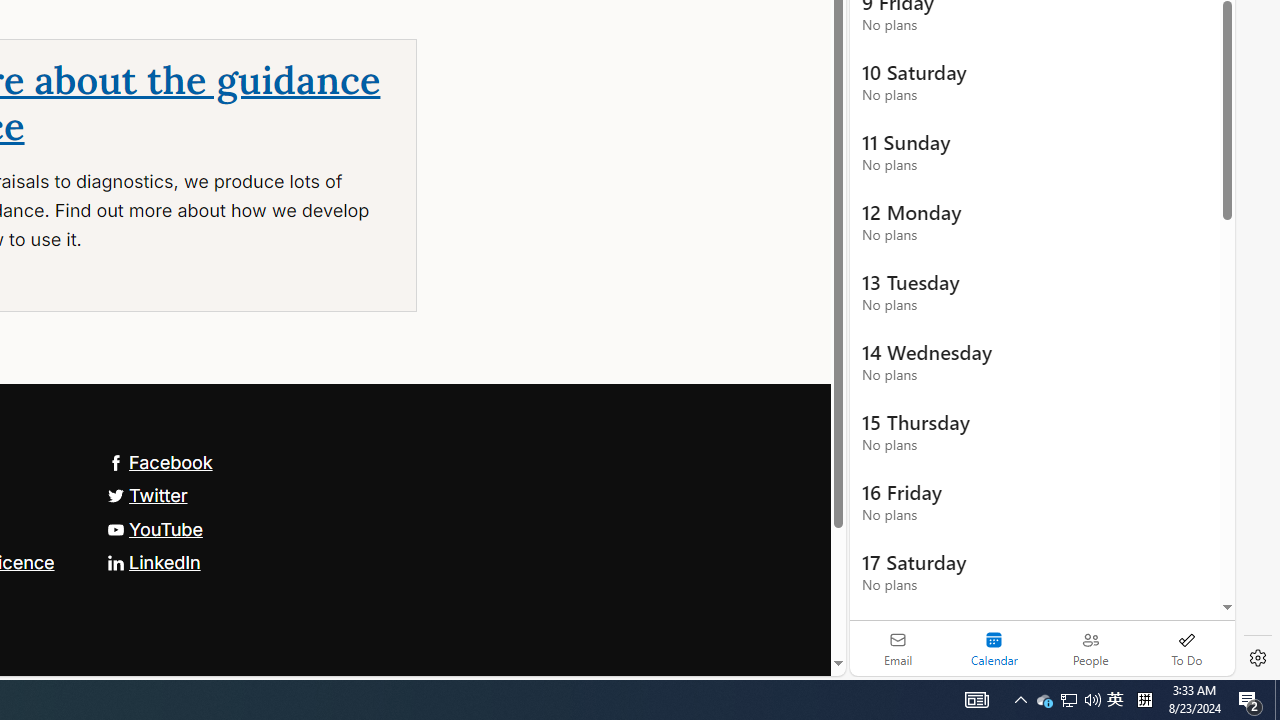 The image size is (1280, 720). Describe the element at coordinates (897, 648) in the screenshot. I see `'Email'` at that location.